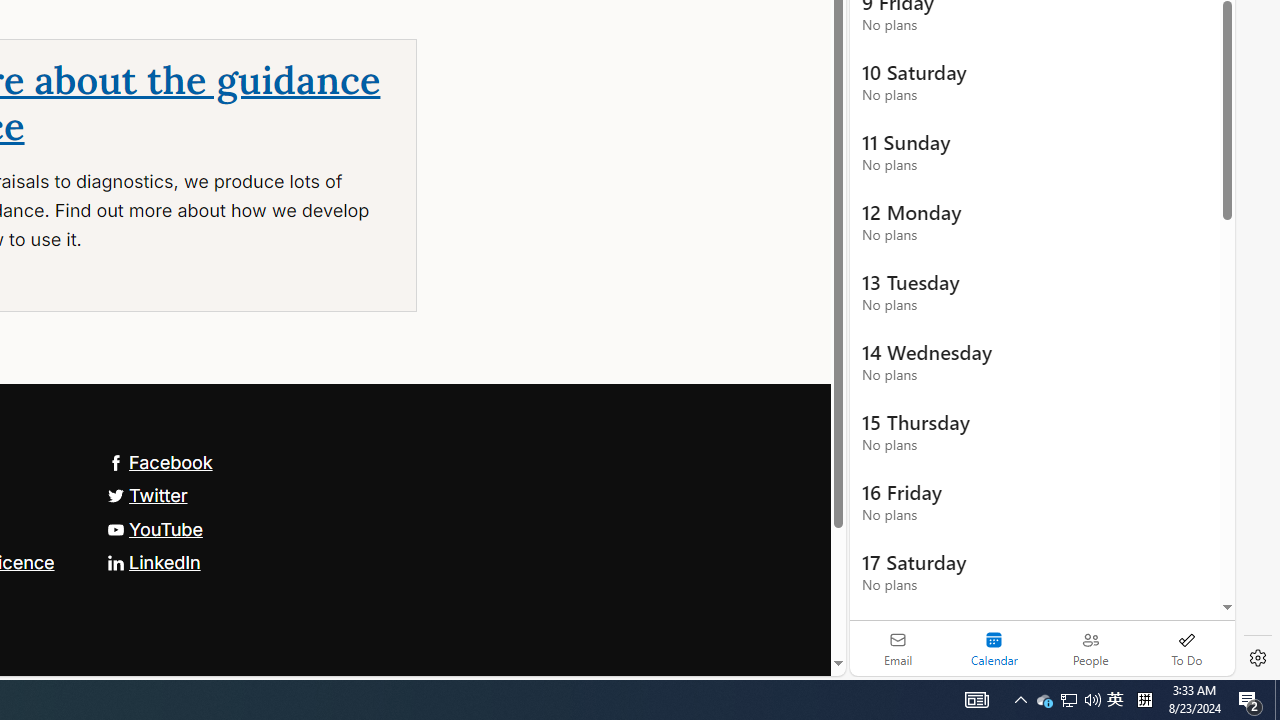 The image size is (1280, 720). Describe the element at coordinates (897, 648) in the screenshot. I see `'Email'` at that location.